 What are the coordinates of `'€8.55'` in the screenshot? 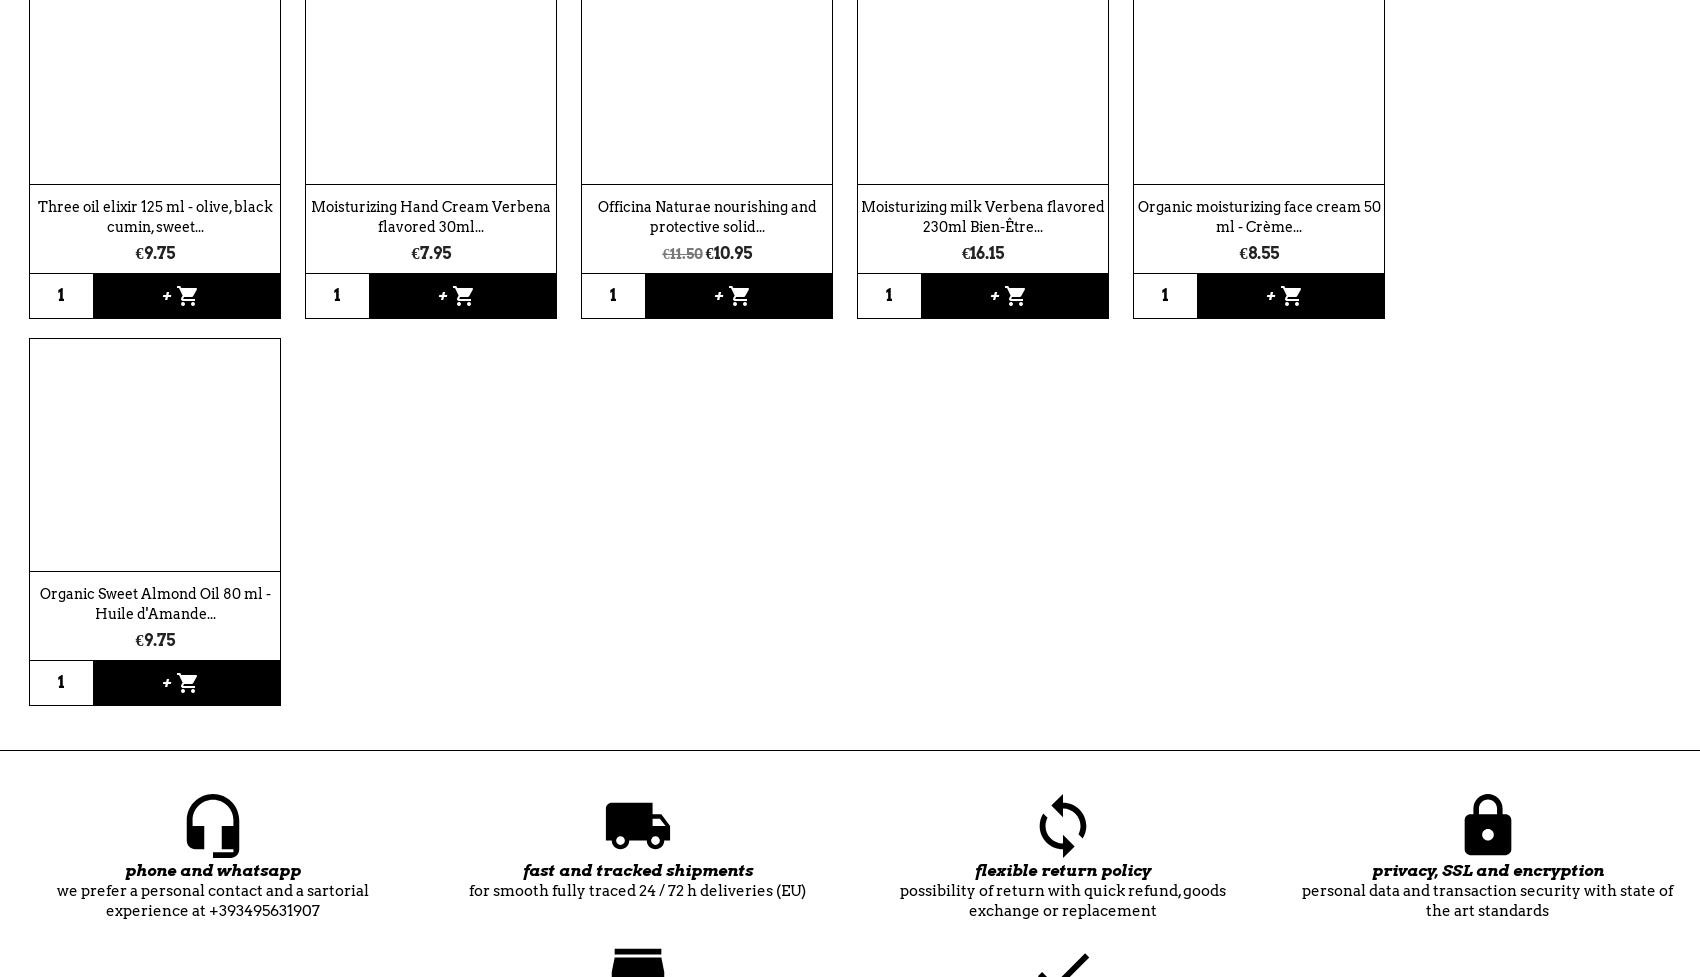 It's located at (1257, 251).